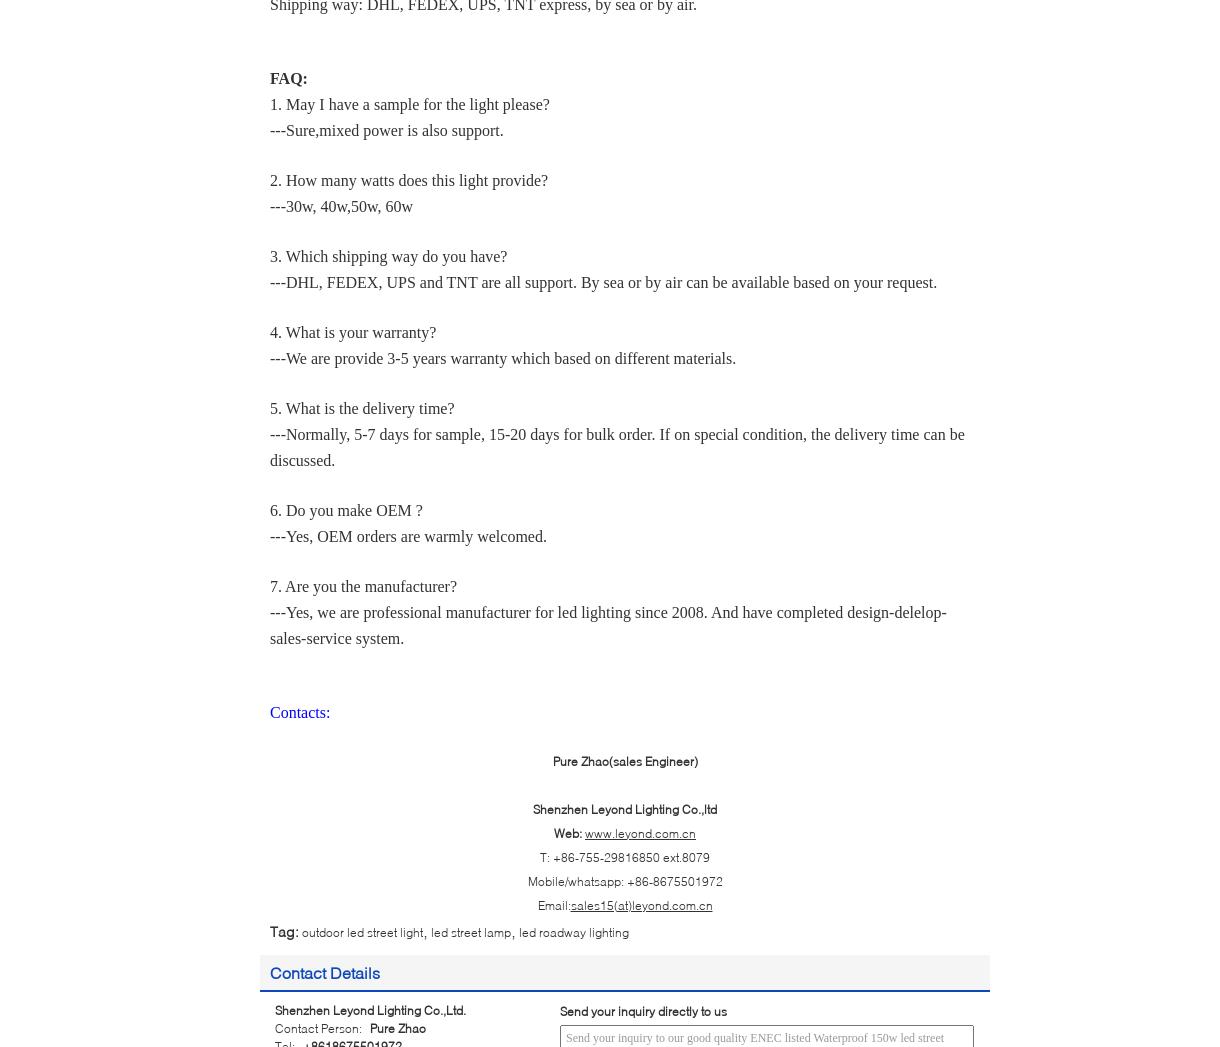 Image resolution: width=1220 pixels, height=1047 pixels. Describe the element at coordinates (616, 446) in the screenshot. I see `'---Normally, 5-7 days for sample, 15-20 days for bulk order. If on special condition, the delivery time can be discussed.'` at that location.